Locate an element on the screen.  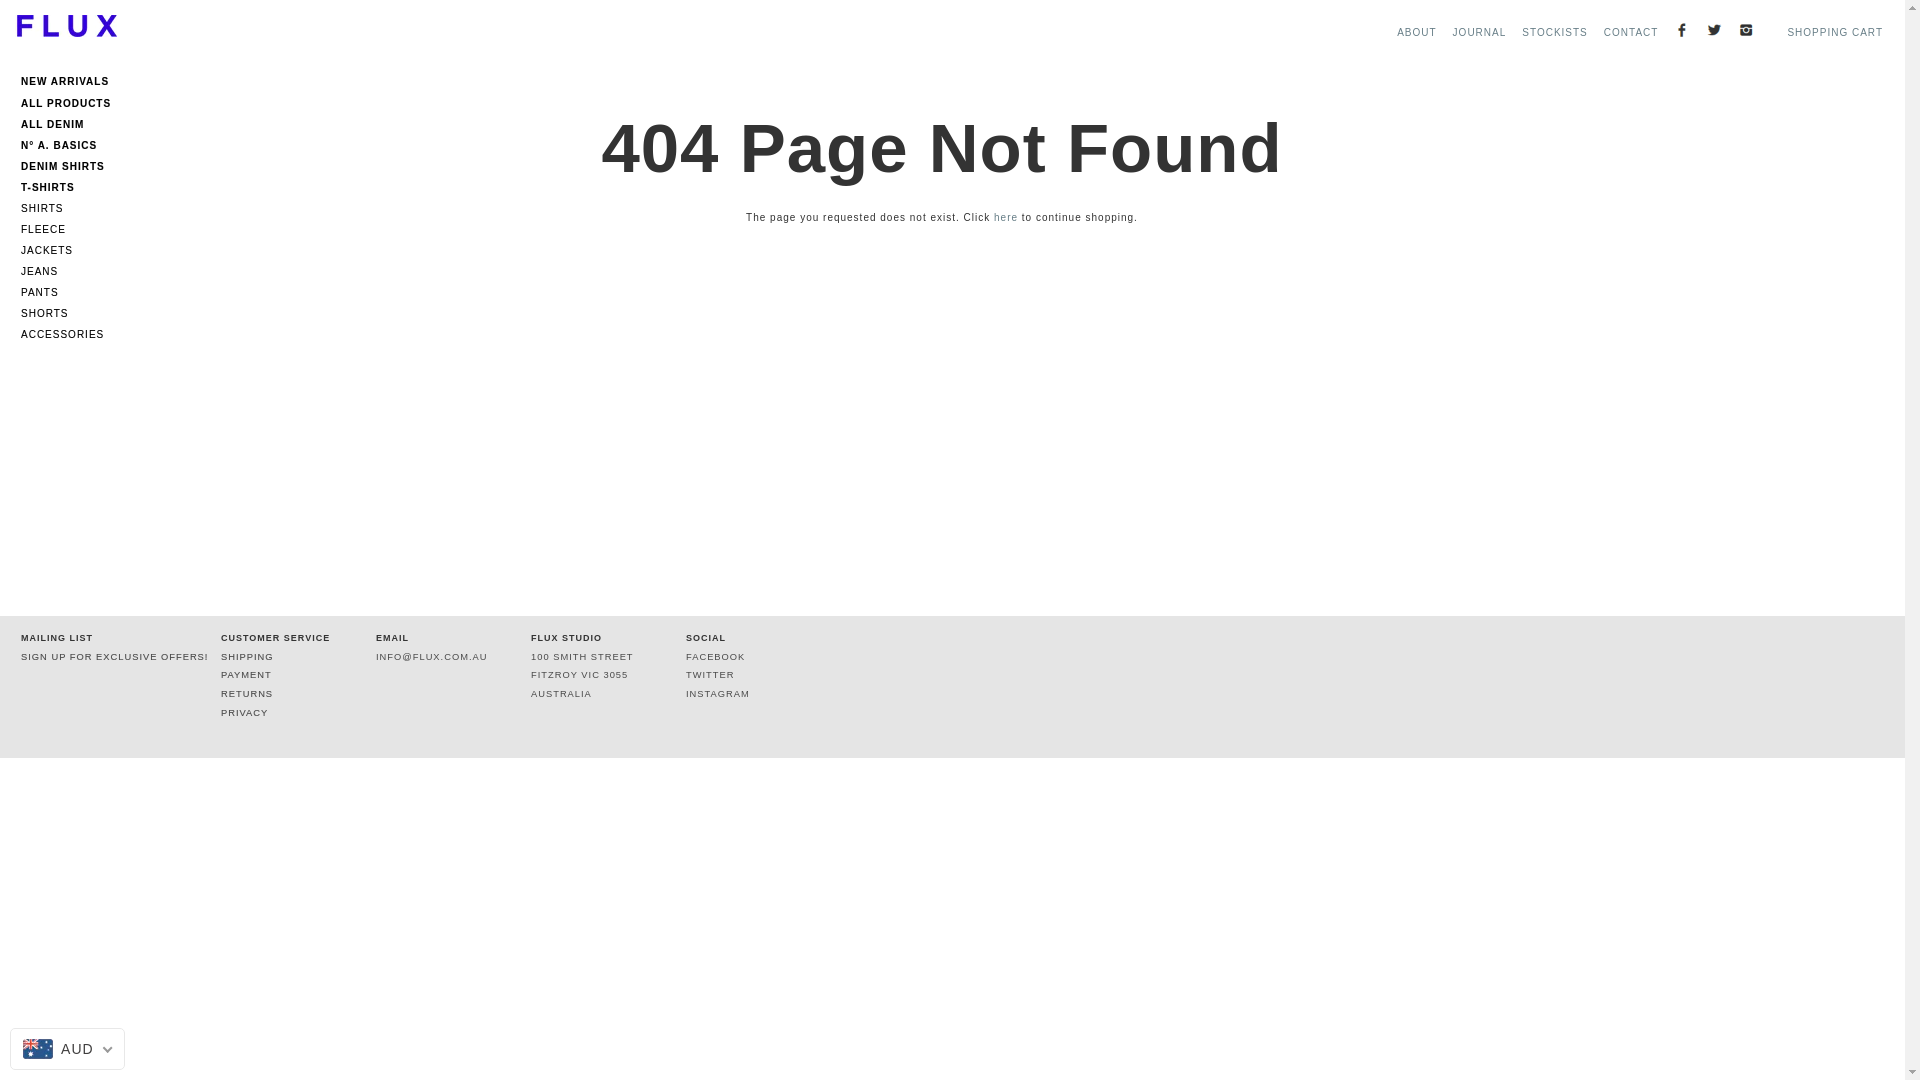
'ALL PRODUCTS' is located at coordinates (71, 100).